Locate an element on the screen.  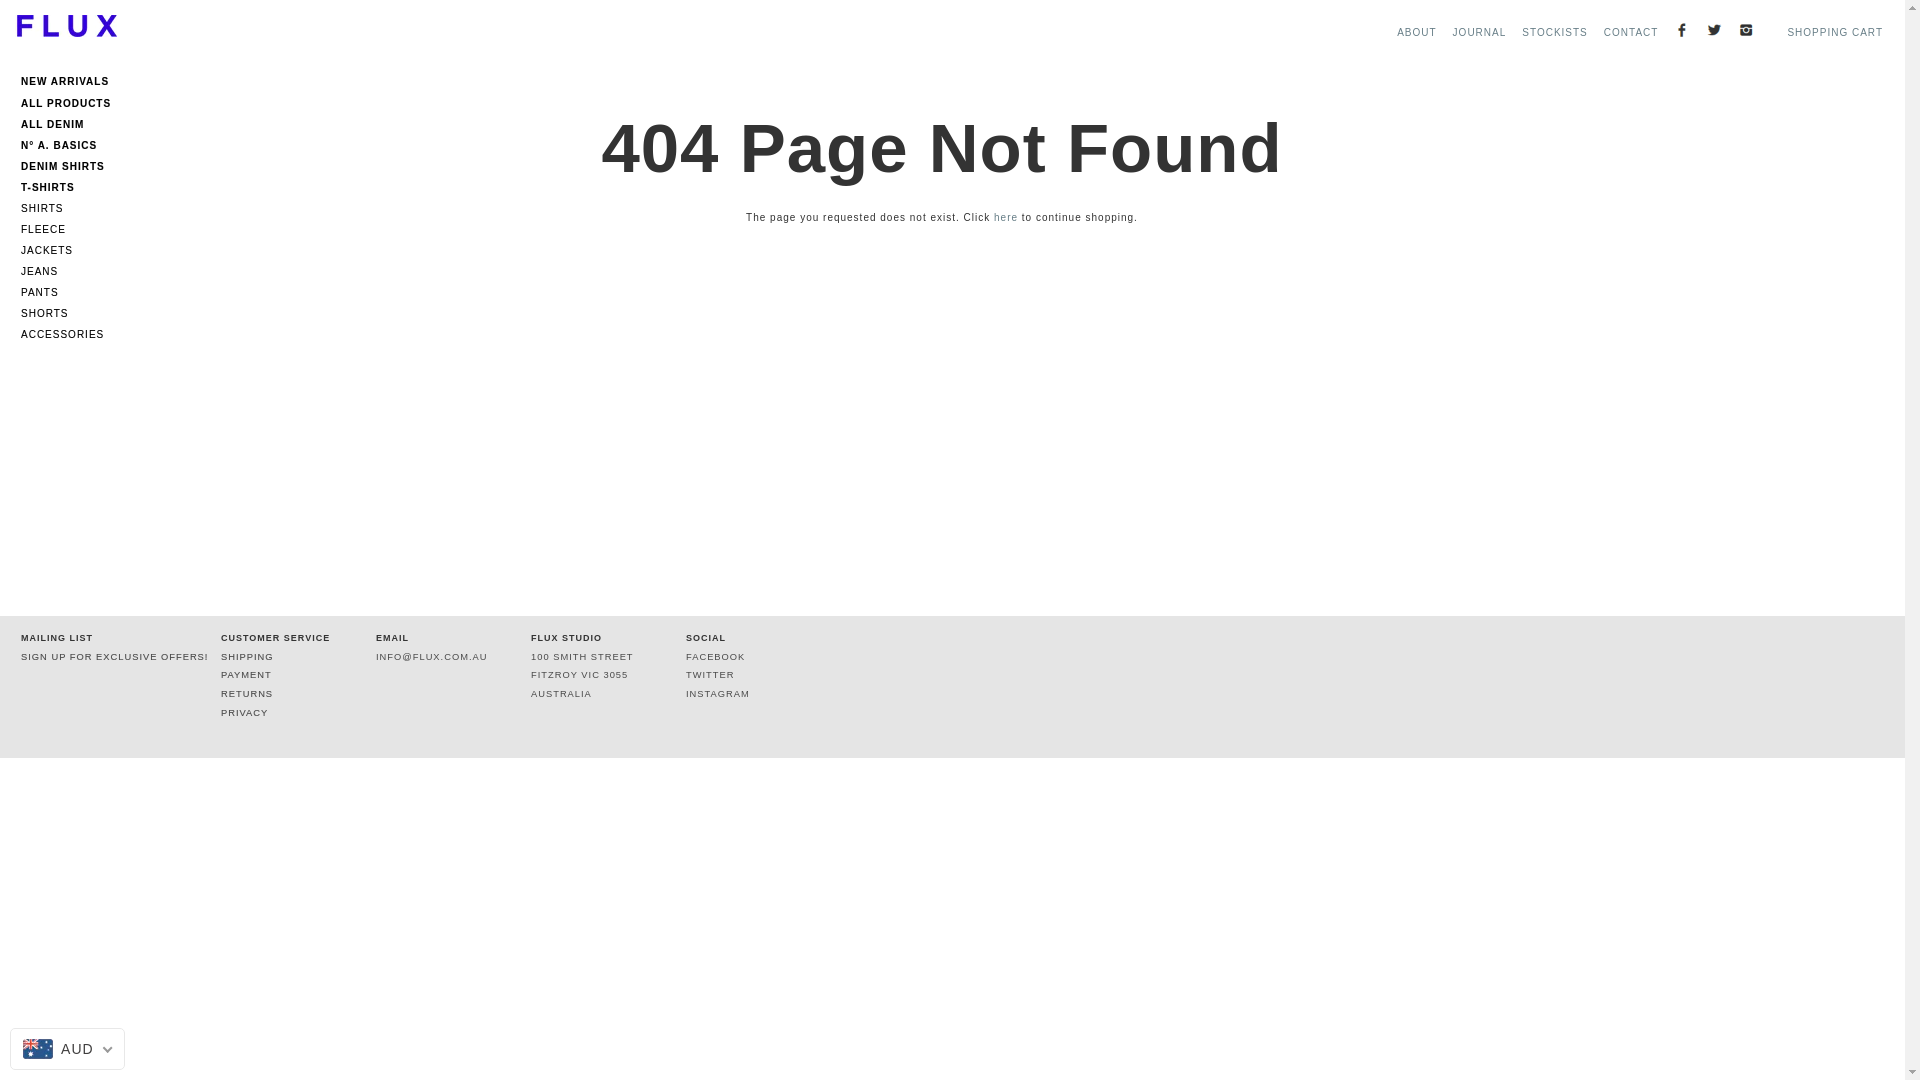
'ALL PRODUCTS' is located at coordinates (71, 100).